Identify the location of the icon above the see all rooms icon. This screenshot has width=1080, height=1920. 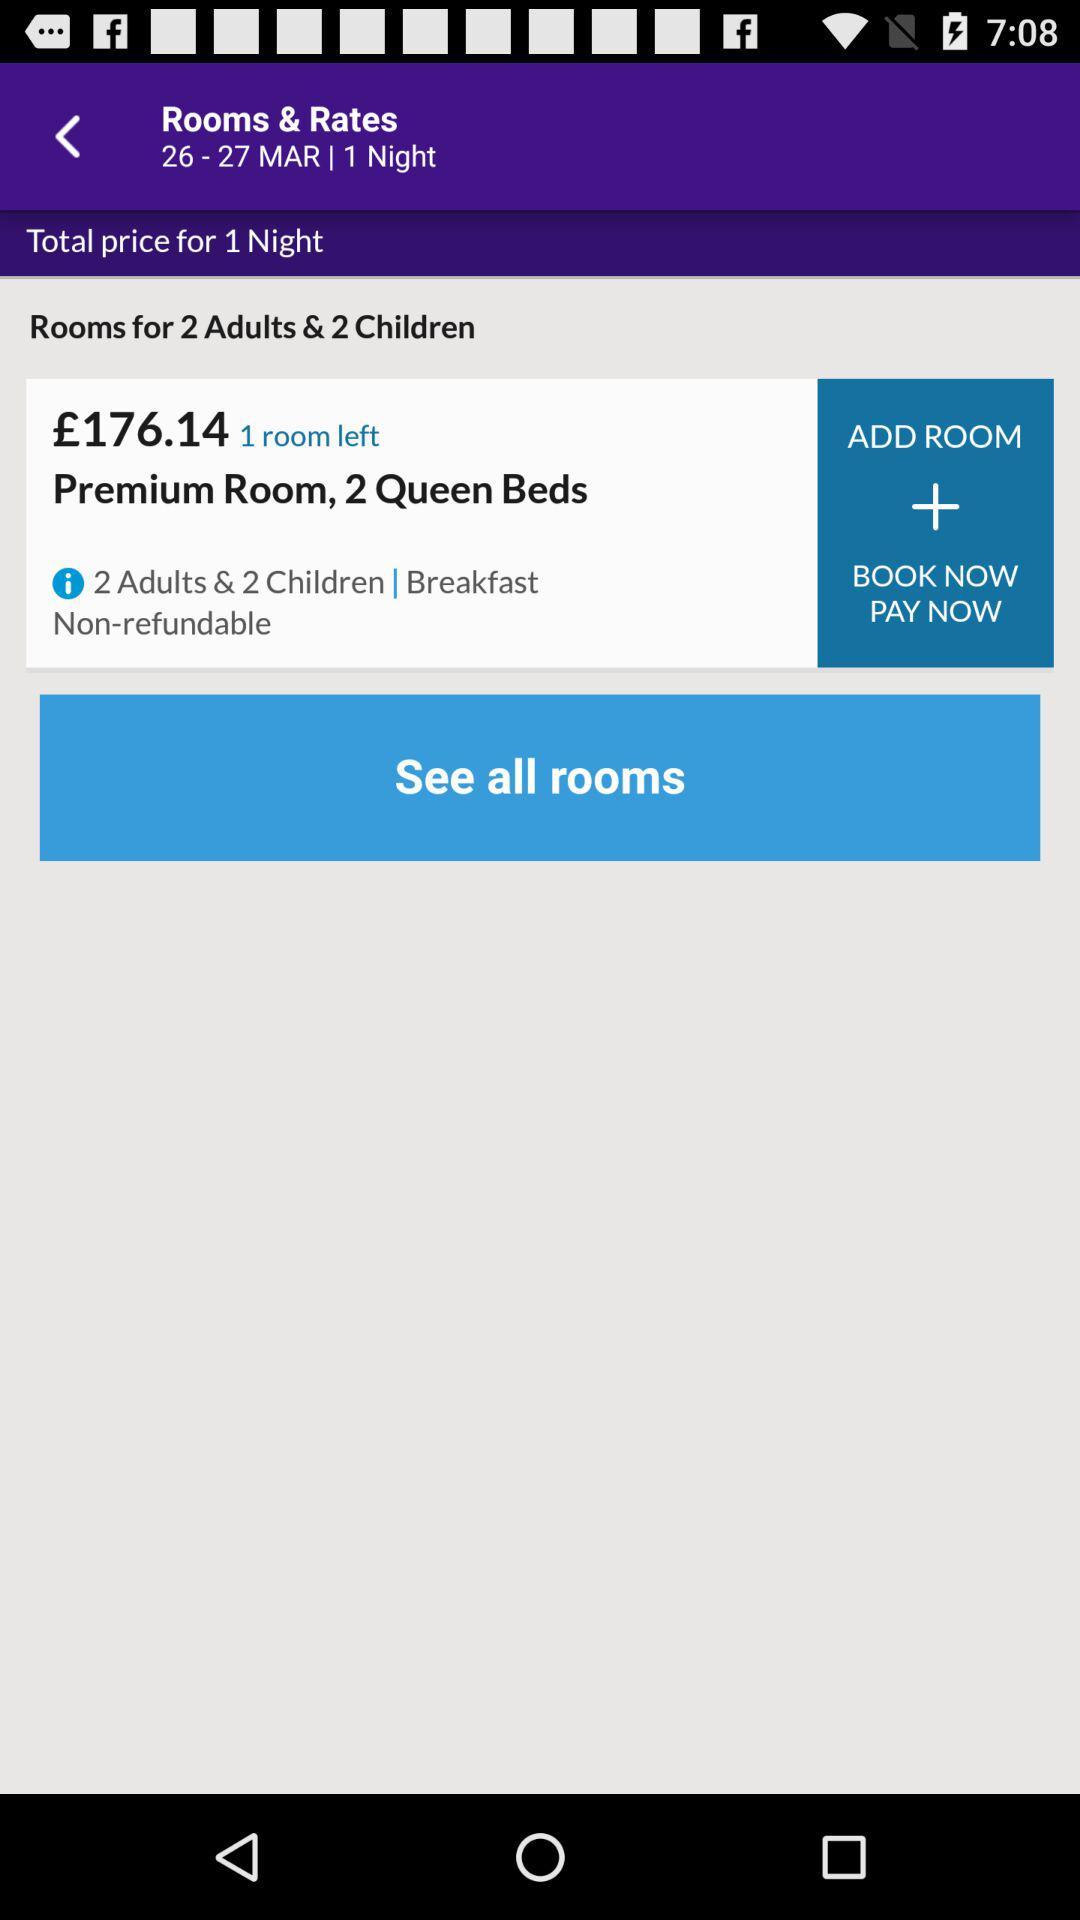
(395, 582).